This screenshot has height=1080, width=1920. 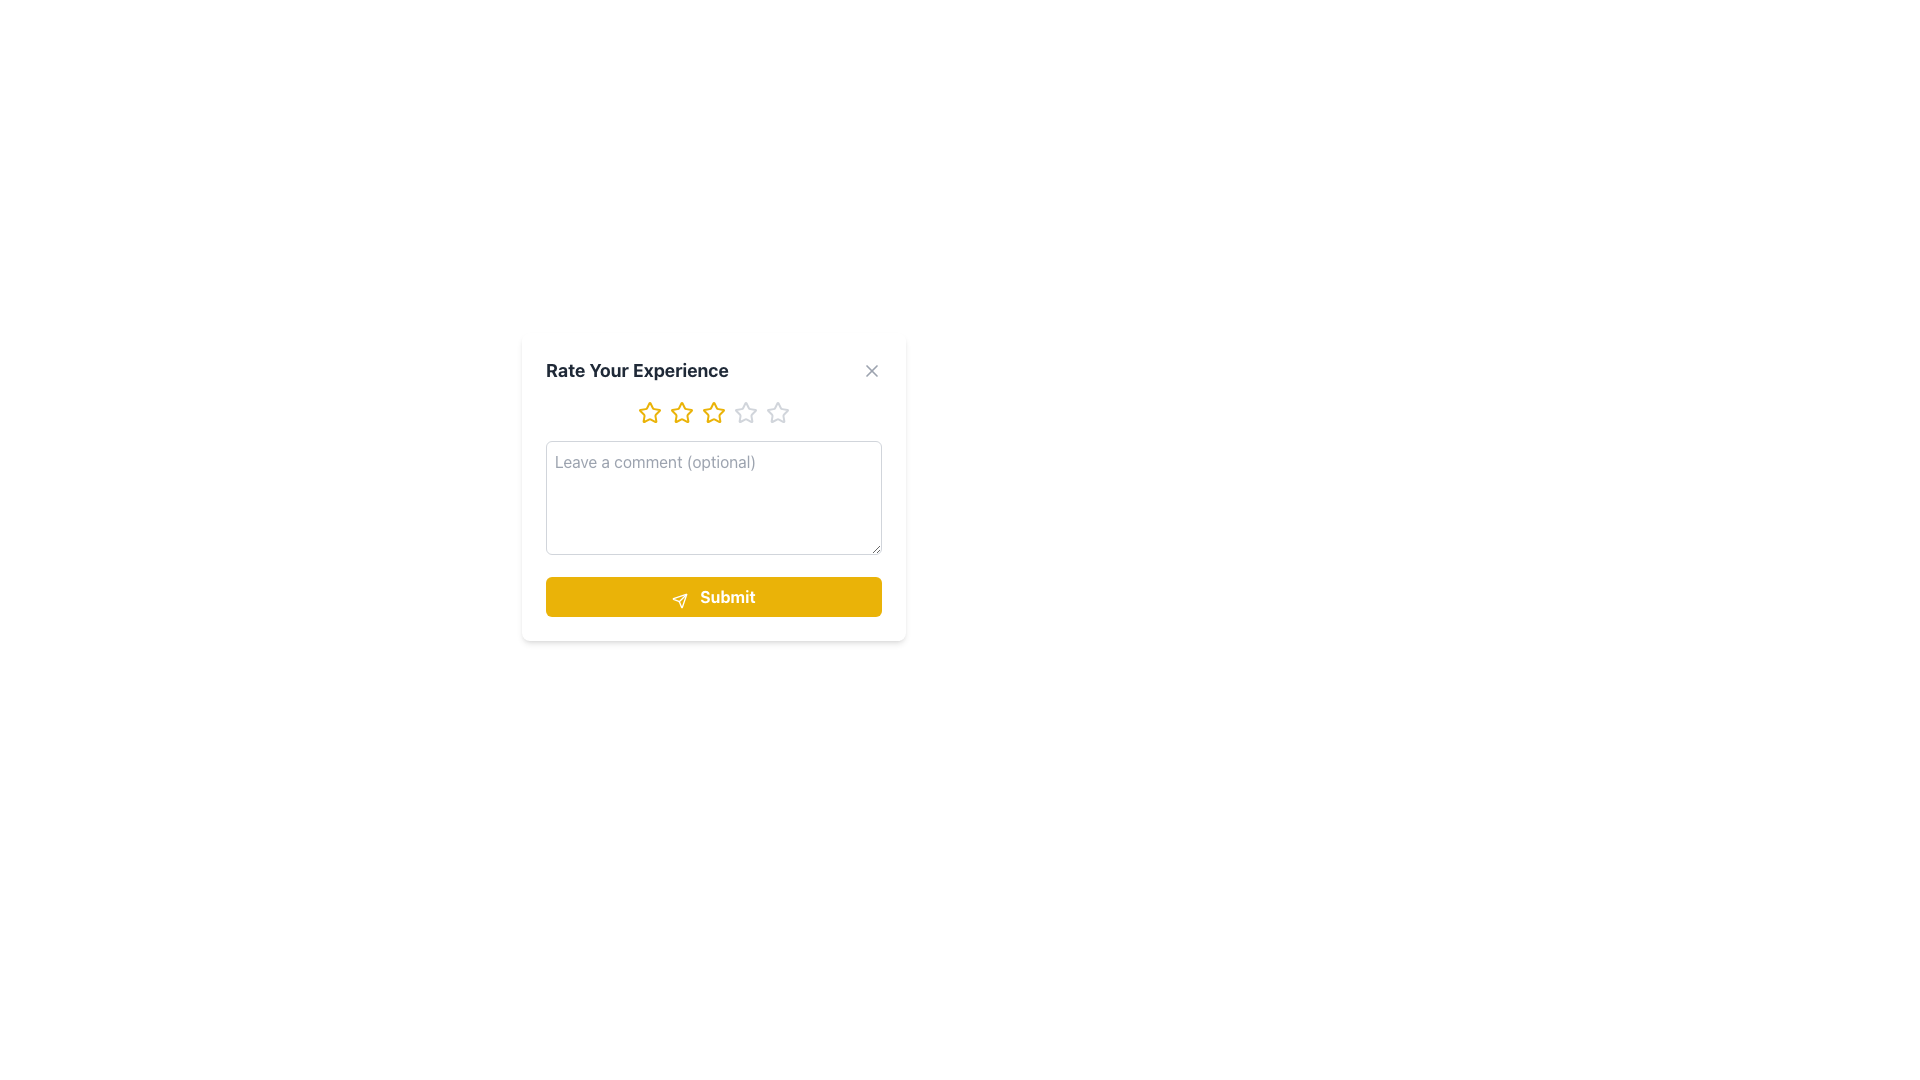 I want to click on the paper airplane icon located on the left side of the 'Submit' button at the bottom center of the interface, so click(x=680, y=600).